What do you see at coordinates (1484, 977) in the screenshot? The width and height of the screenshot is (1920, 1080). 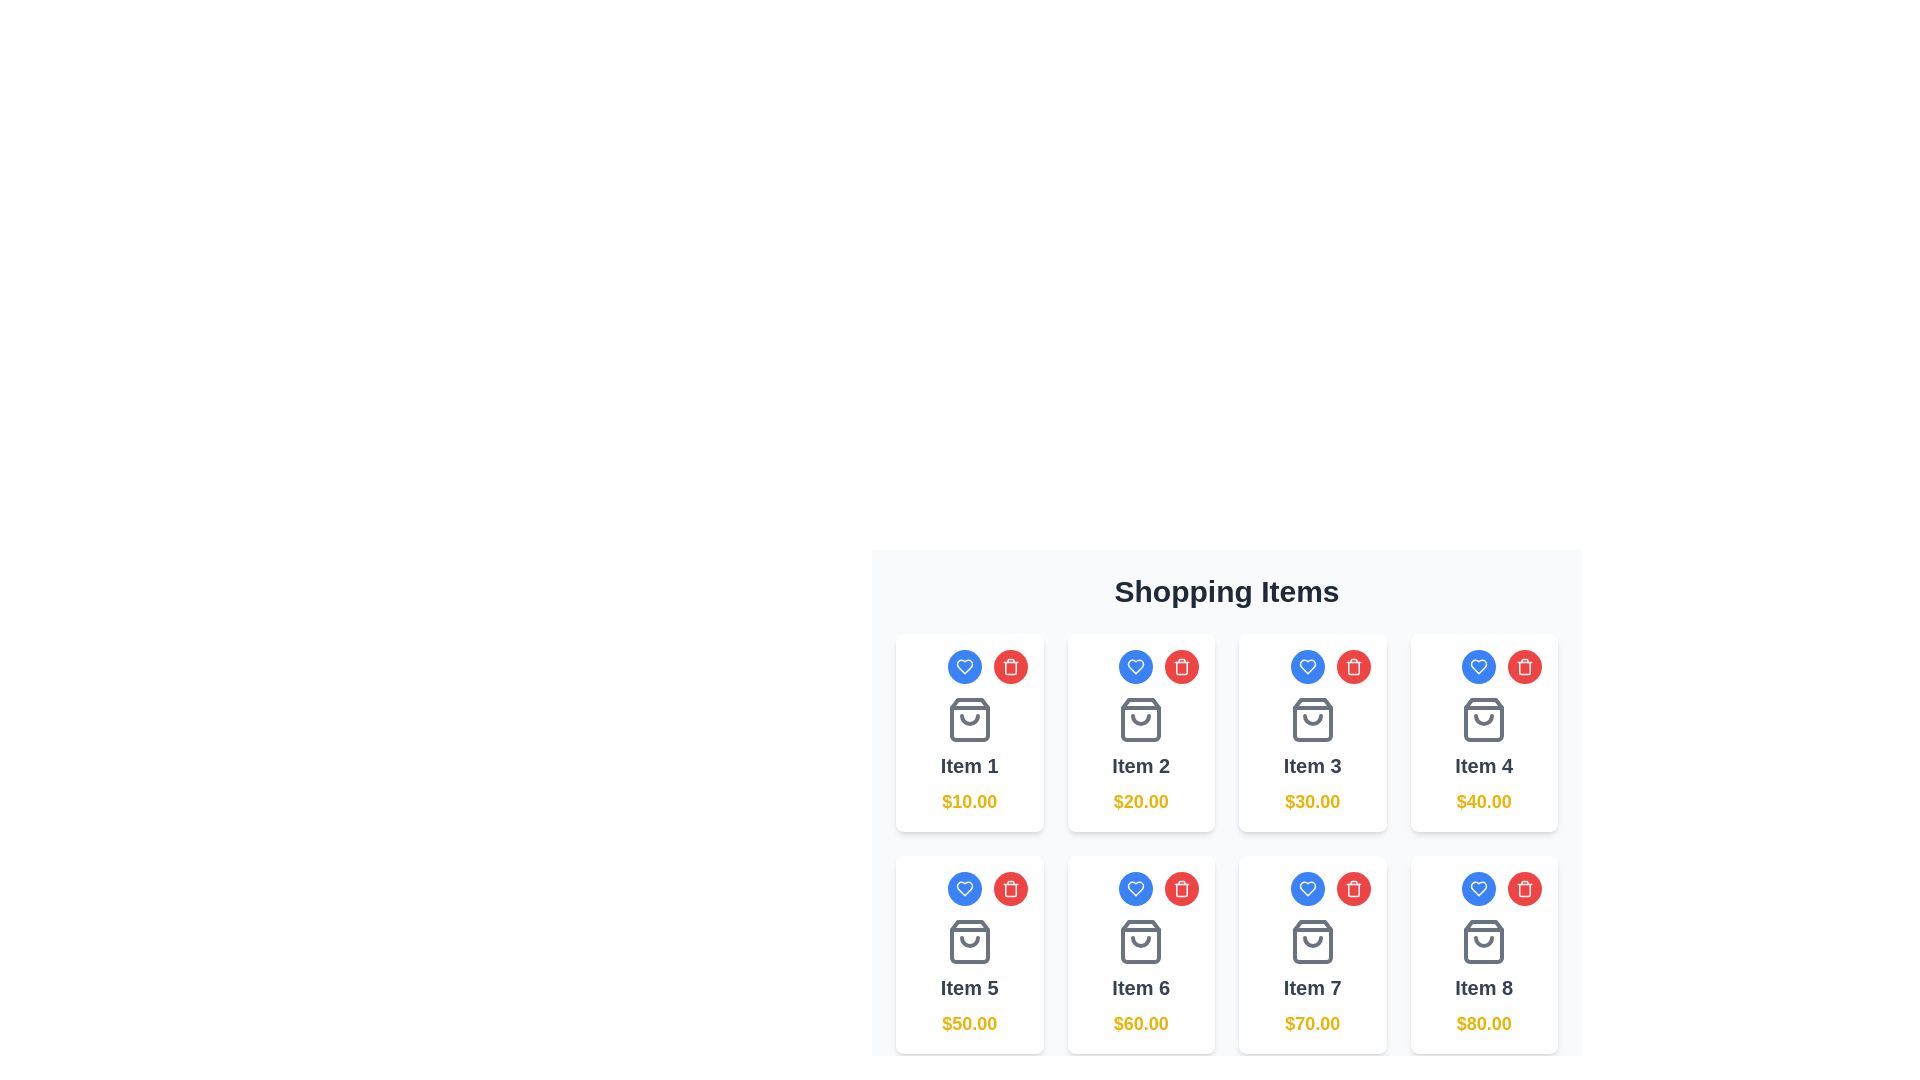 I see `linked elements within the 'Item 8' card located at the bottom-right position of the shopping items grid` at bounding box center [1484, 977].